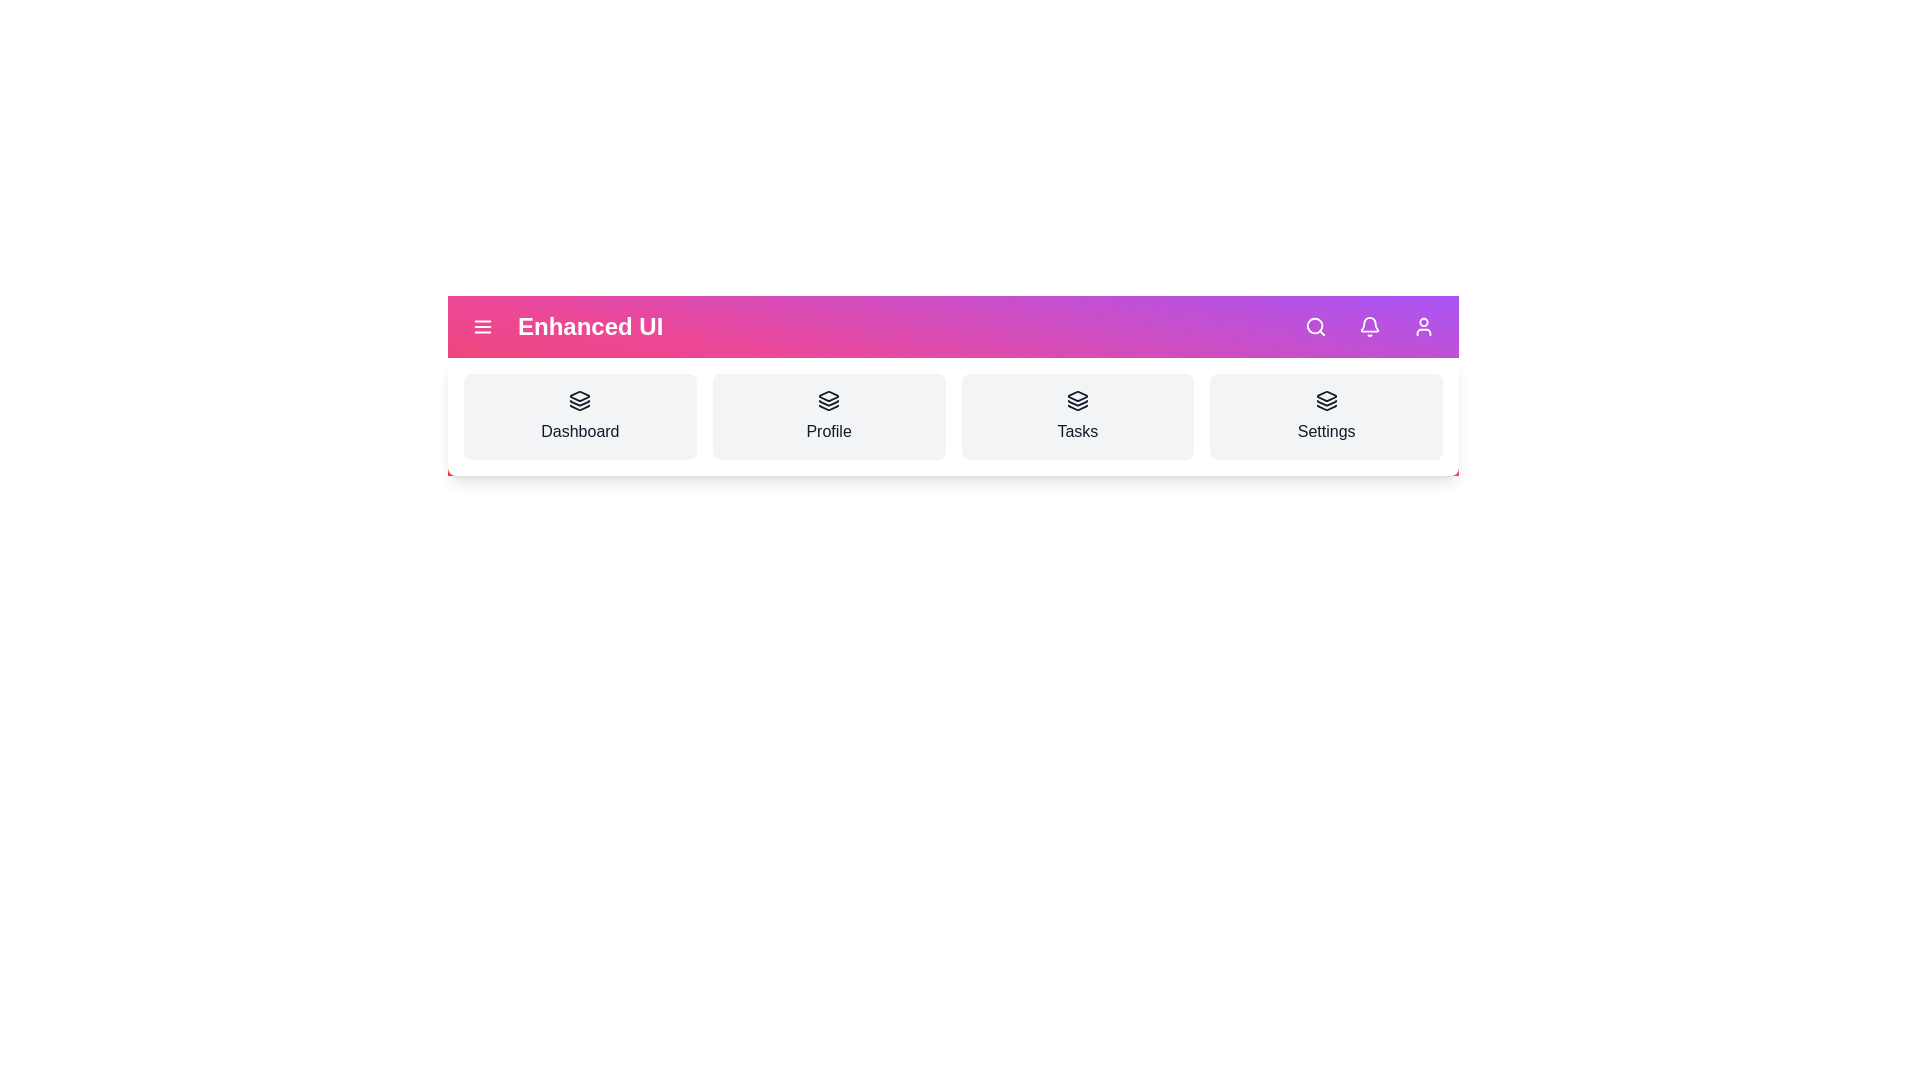  Describe the element at coordinates (829, 415) in the screenshot. I see `the interactive element profile_link` at that location.